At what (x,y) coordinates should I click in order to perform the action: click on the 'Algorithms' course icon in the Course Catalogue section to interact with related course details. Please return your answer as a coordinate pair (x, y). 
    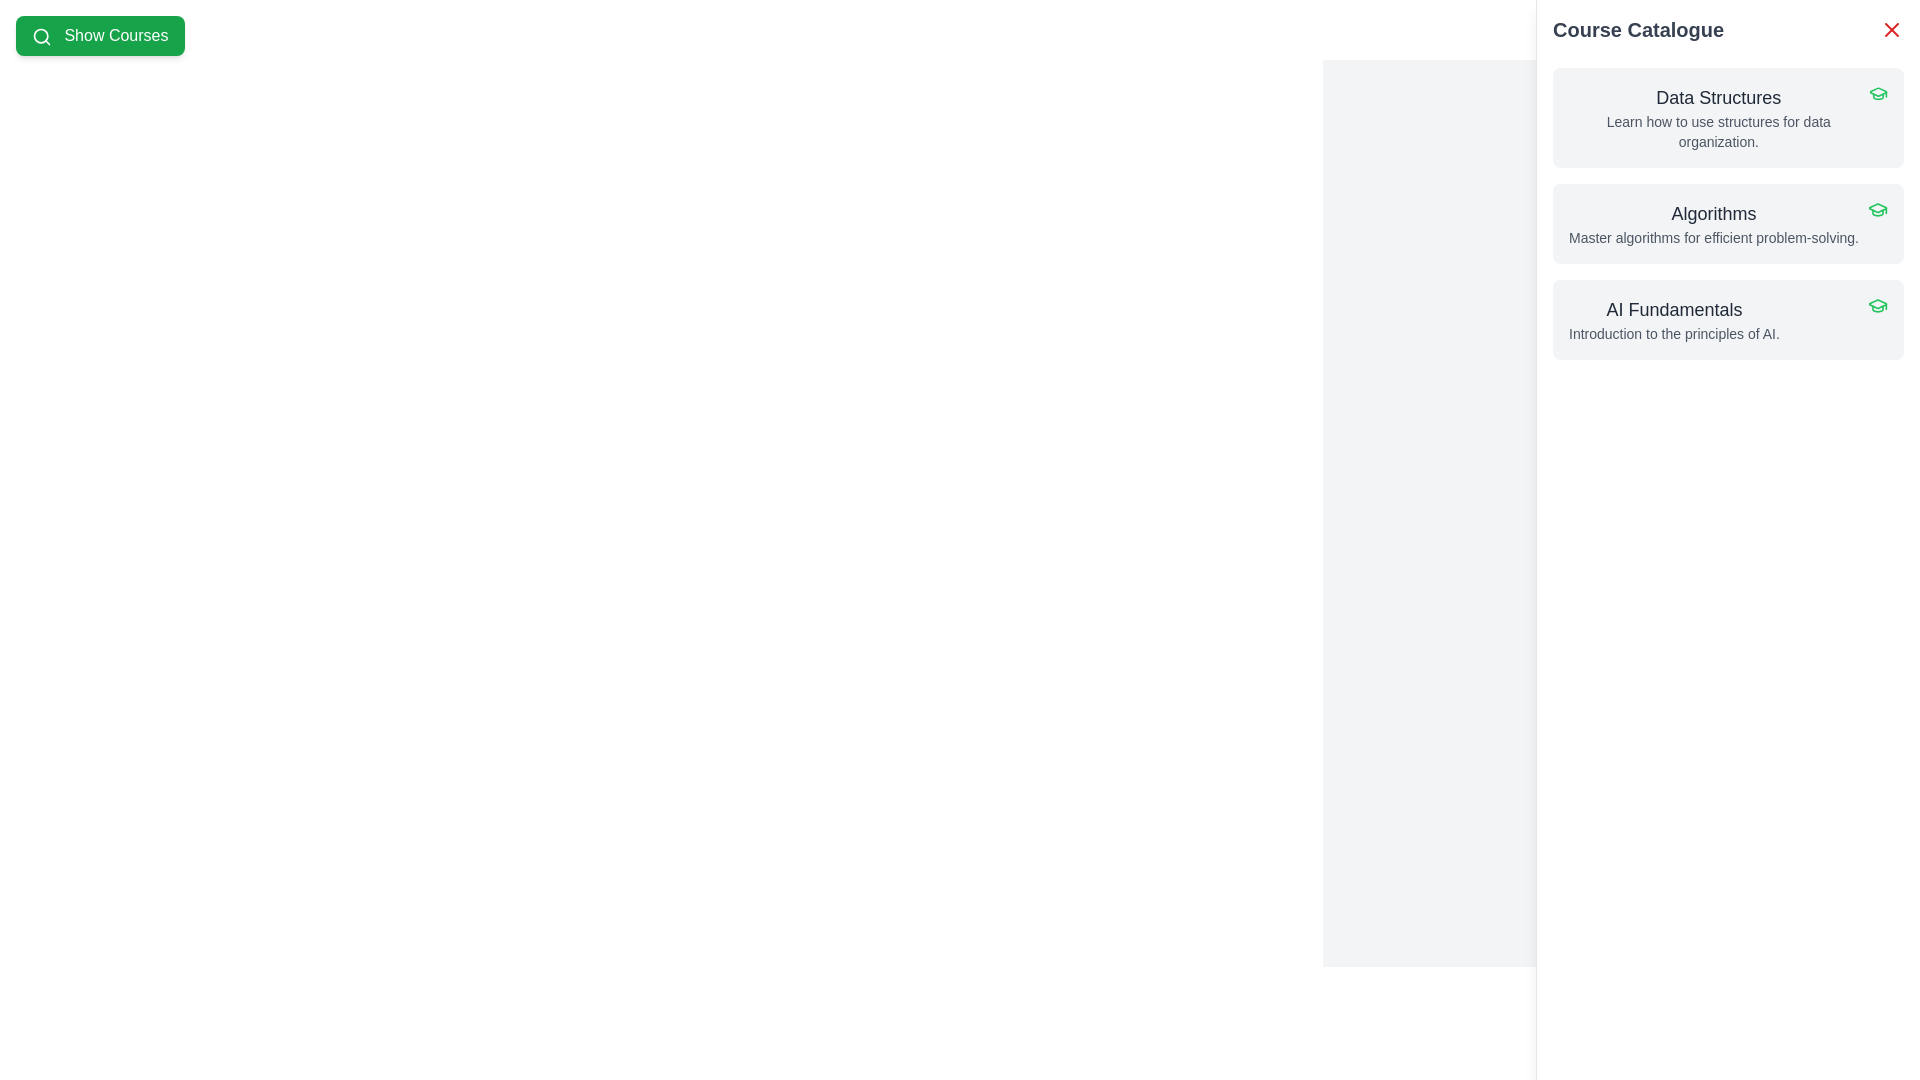
    Looking at the image, I should click on (1876, 304).